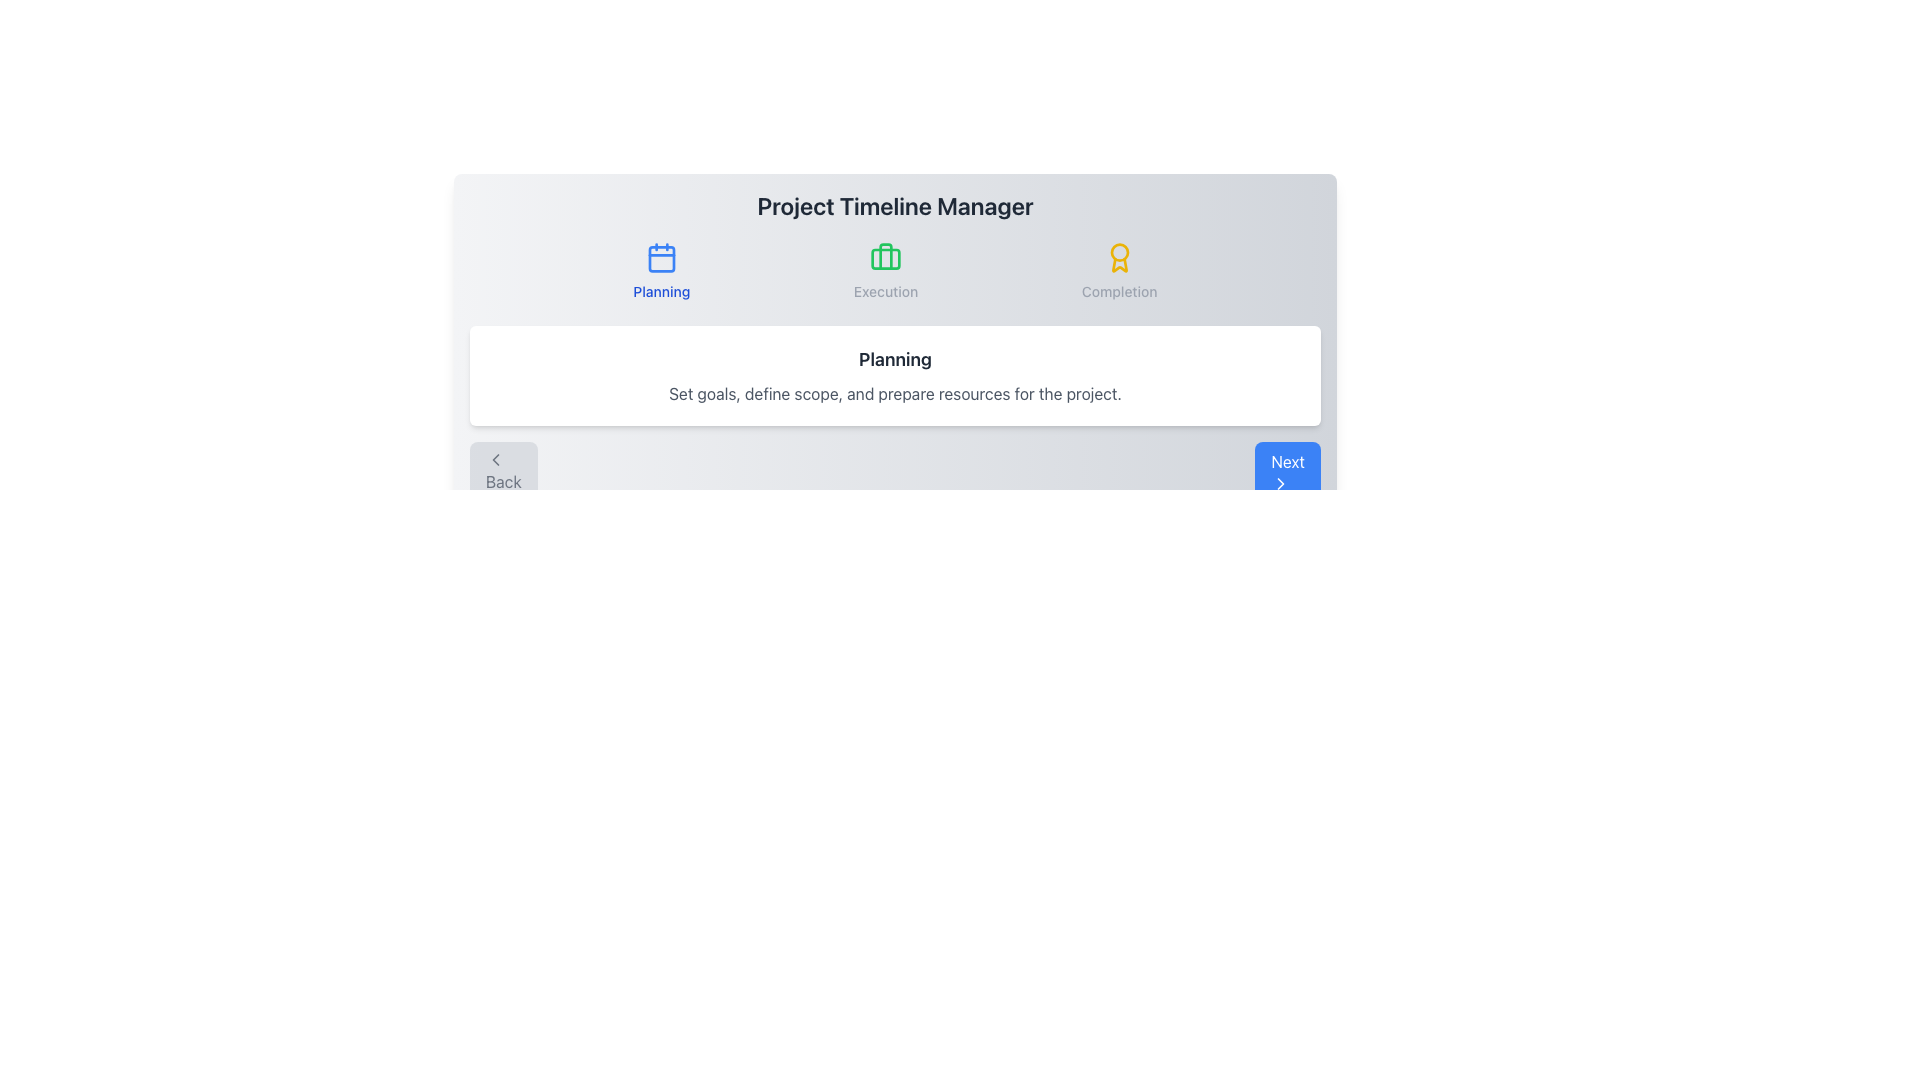 The image size is (1920, 1080). I want to click on text label 'Planning' which is styled in a medium blue font and positioned centrally below a calendar icon, so click(661, 292).